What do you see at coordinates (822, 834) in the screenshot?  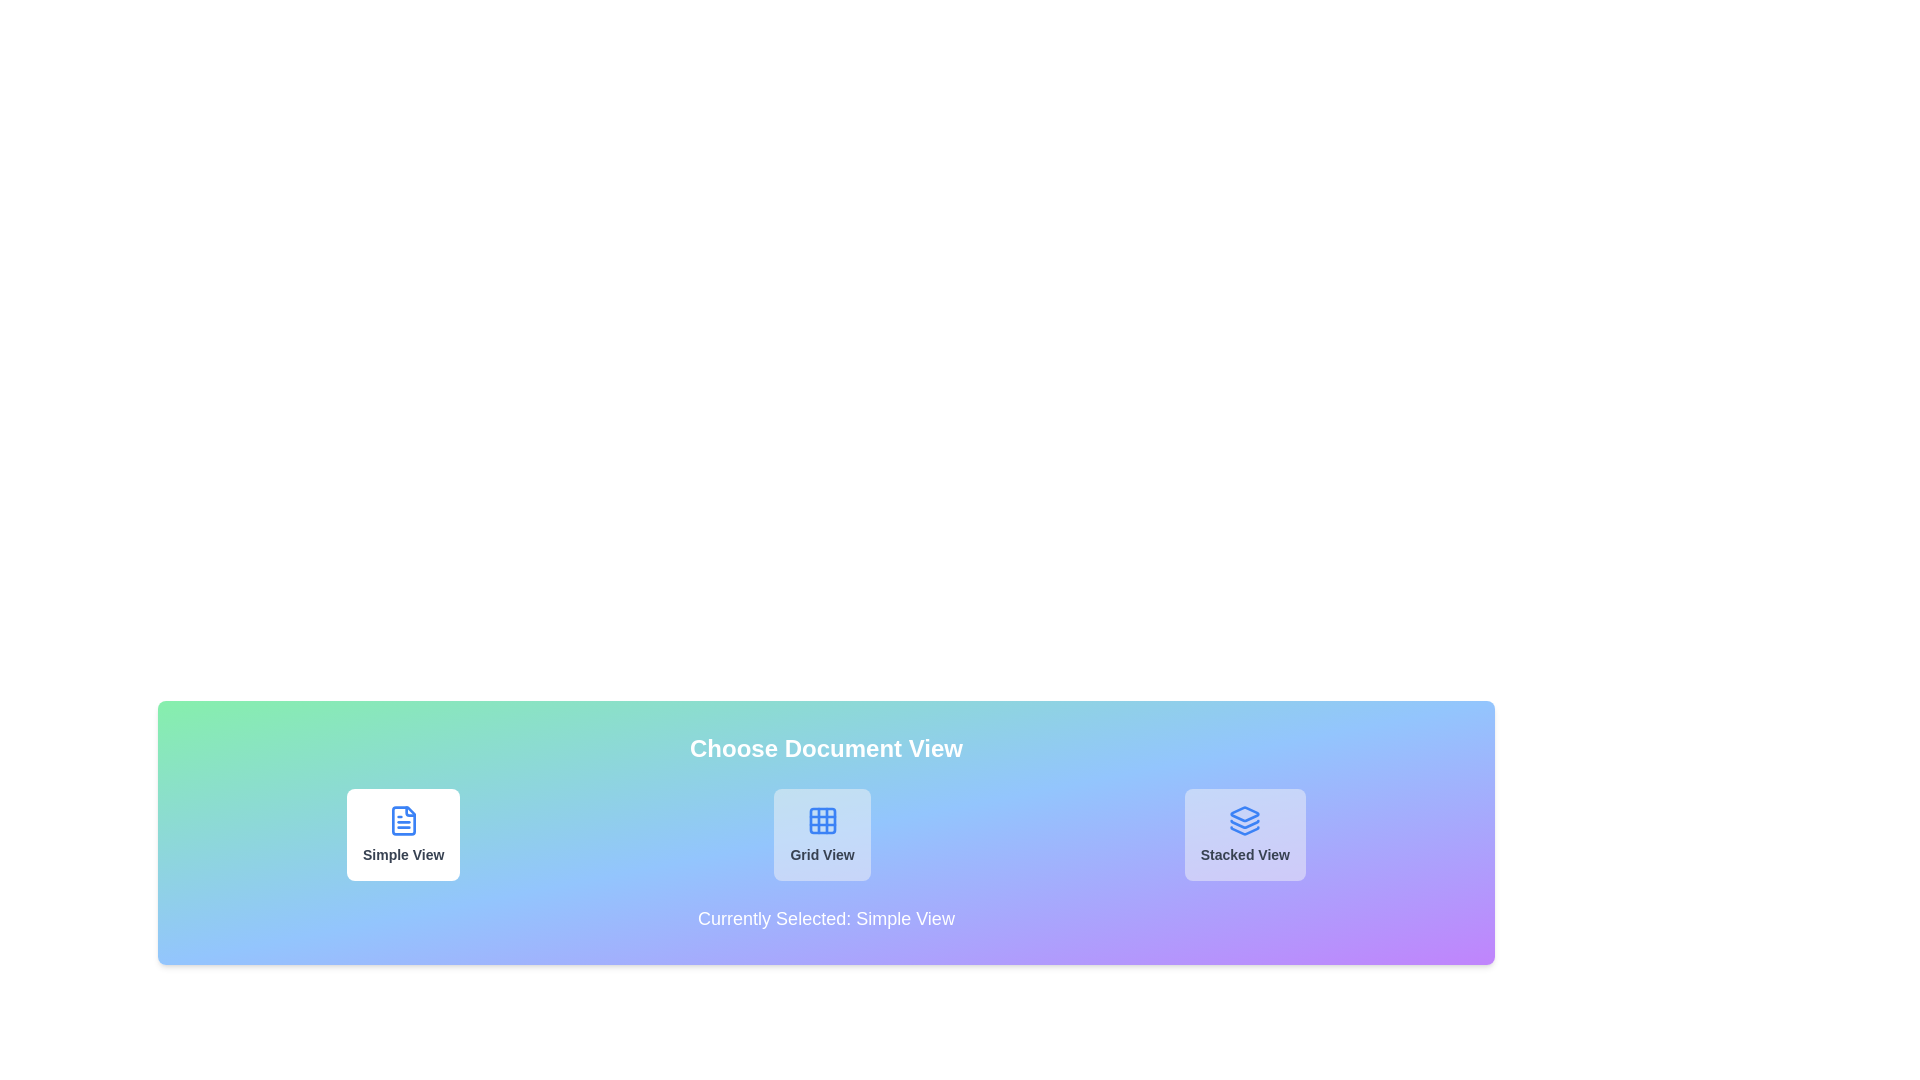 I see `the button corresponding to Grid View to observe its hover effect` at bounding box center [822, 834].